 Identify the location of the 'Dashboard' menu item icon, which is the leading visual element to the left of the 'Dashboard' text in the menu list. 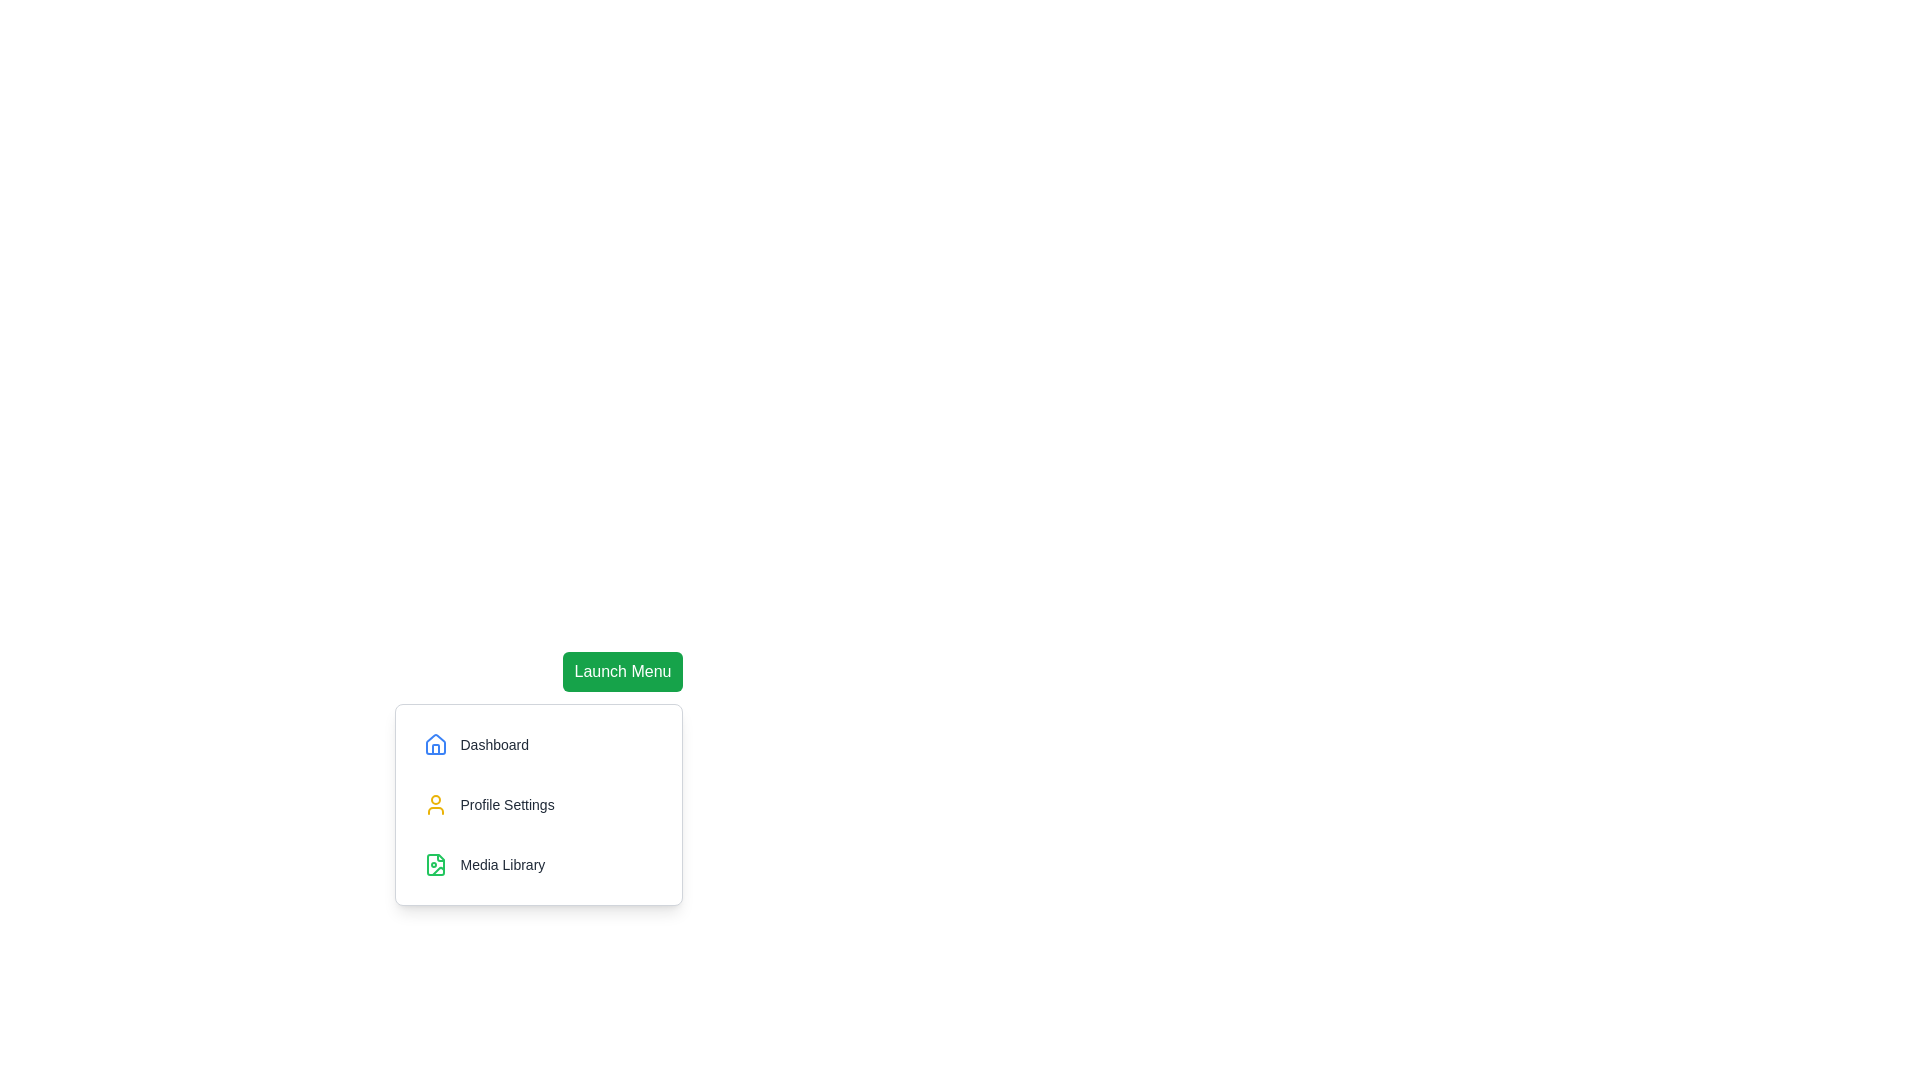
(435, 744).